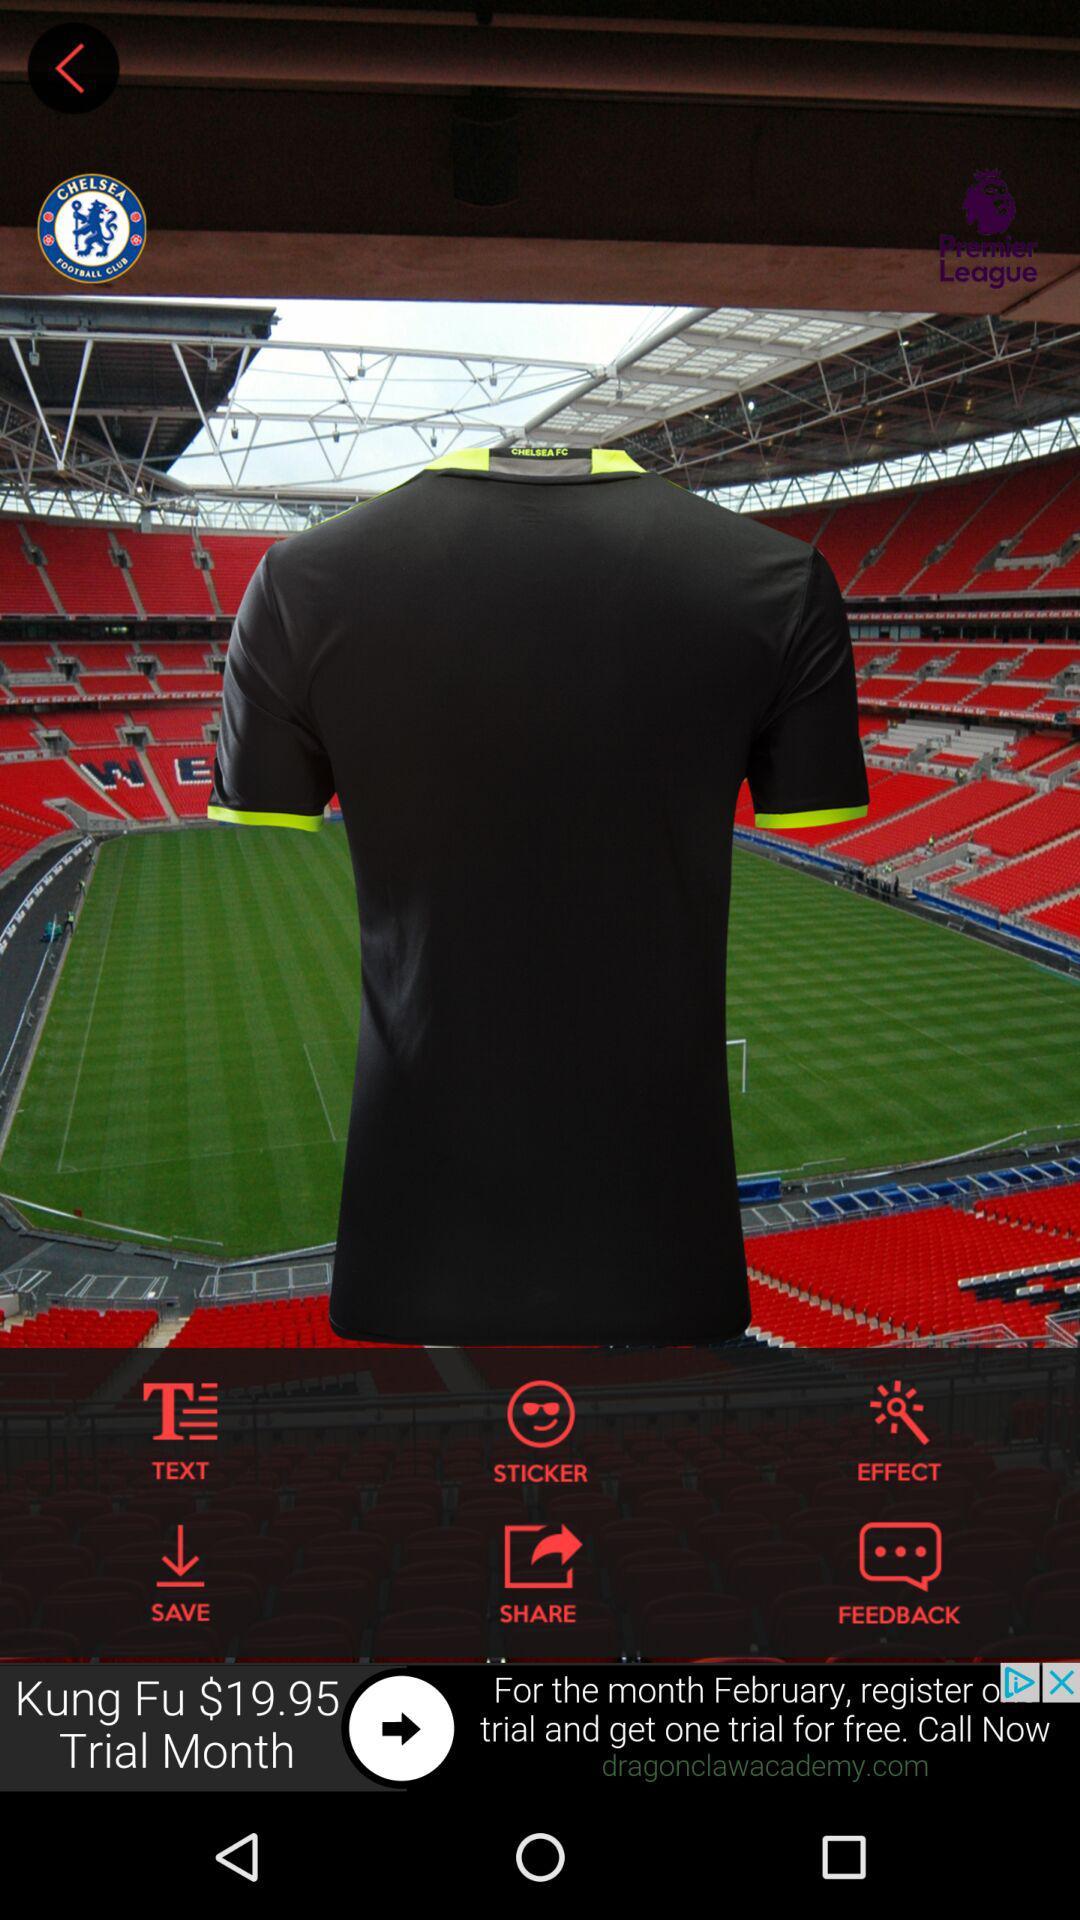 Image resolution: width=1080 pixels, height=1920 pixels. I want to click on download, so click(180, 1572).